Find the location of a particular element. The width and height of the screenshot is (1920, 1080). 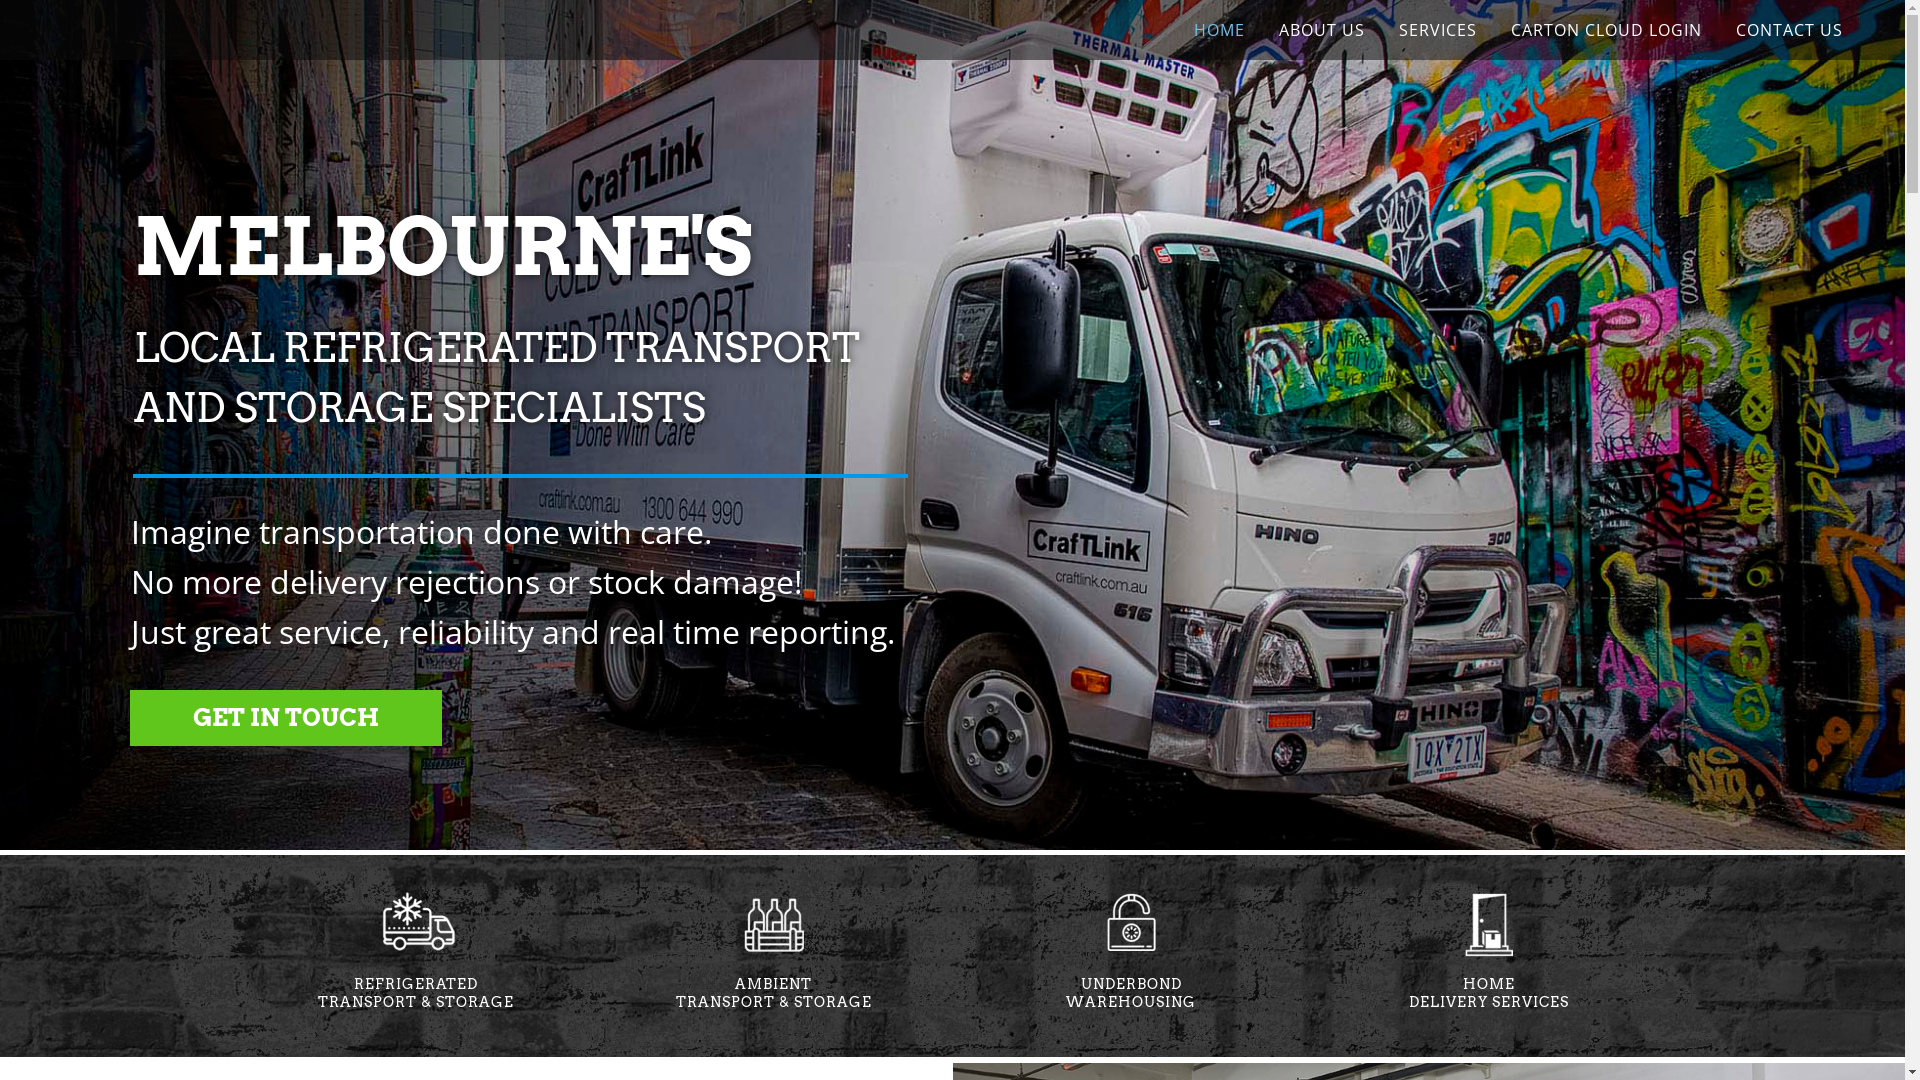

'home delivery icon' is located at coordinates (1488, 925).